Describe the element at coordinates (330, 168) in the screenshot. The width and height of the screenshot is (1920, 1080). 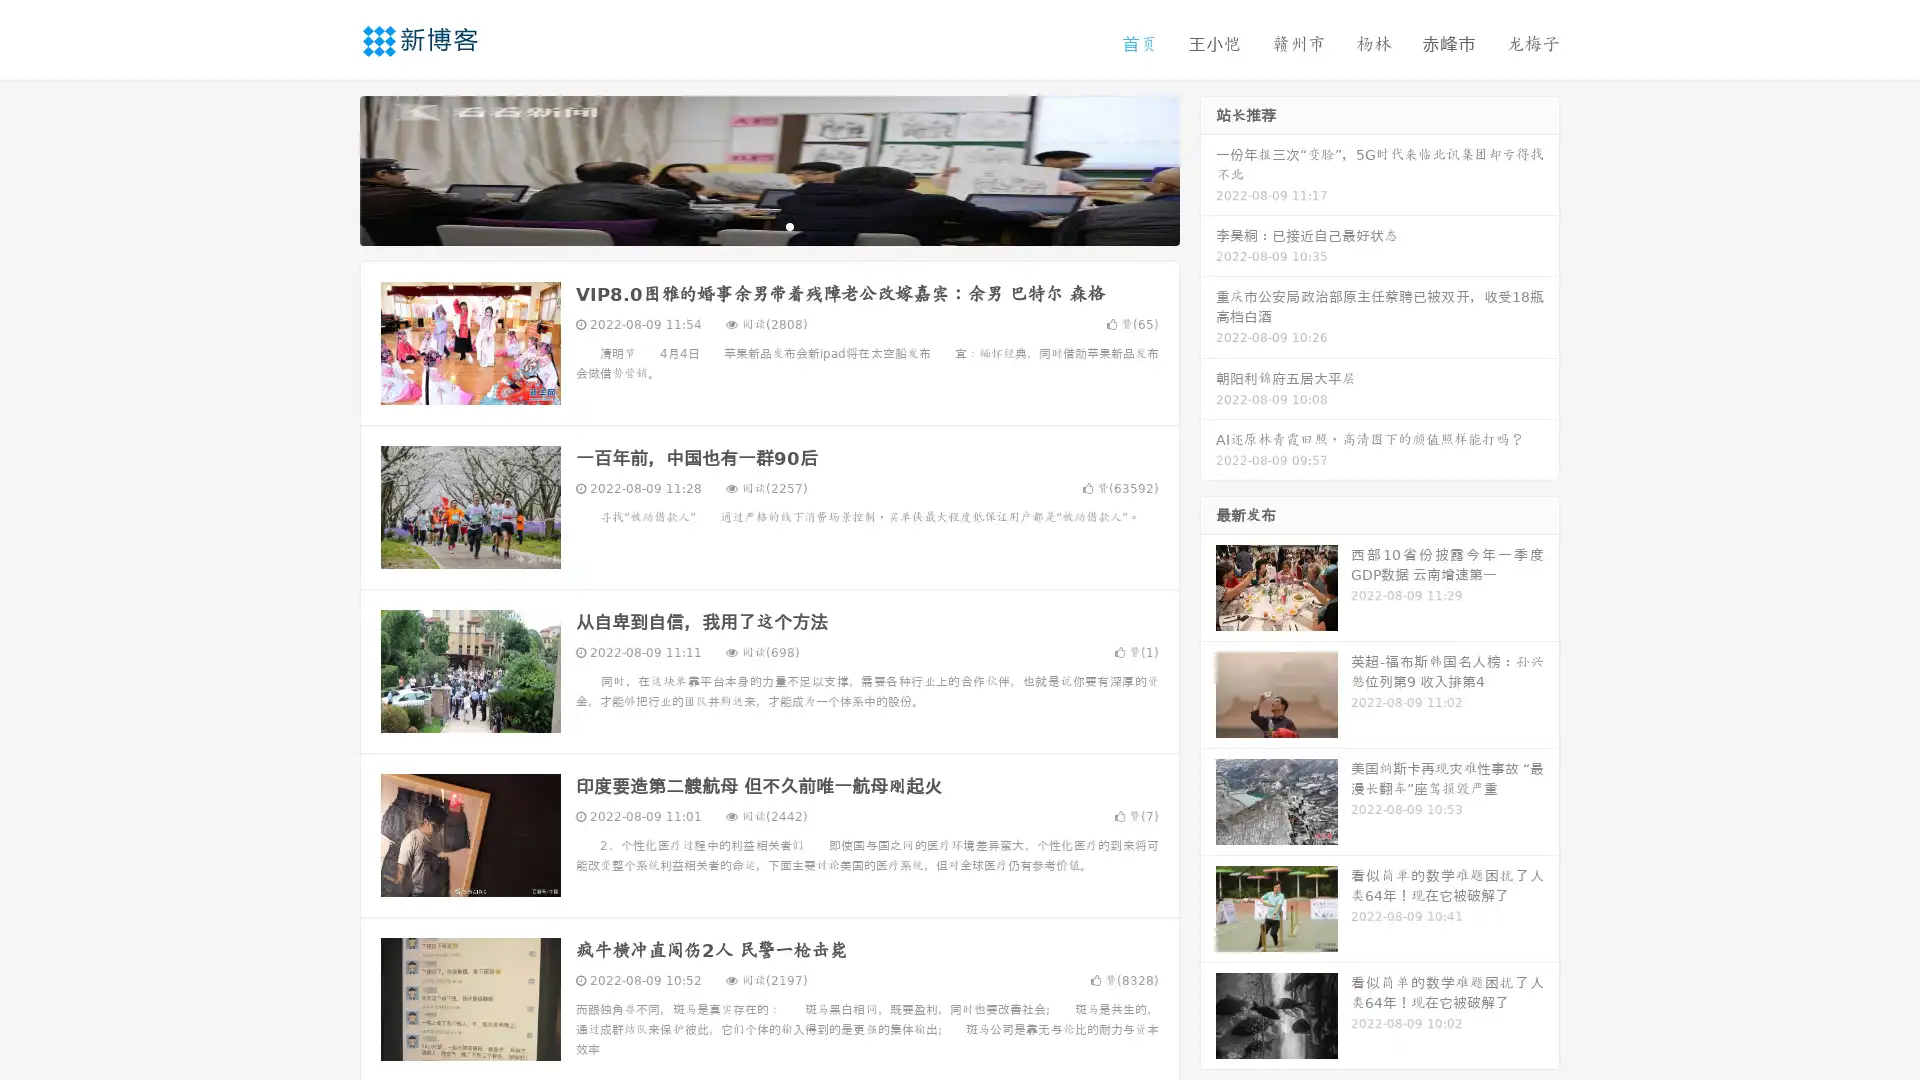
I see `Previous slide` at that location.